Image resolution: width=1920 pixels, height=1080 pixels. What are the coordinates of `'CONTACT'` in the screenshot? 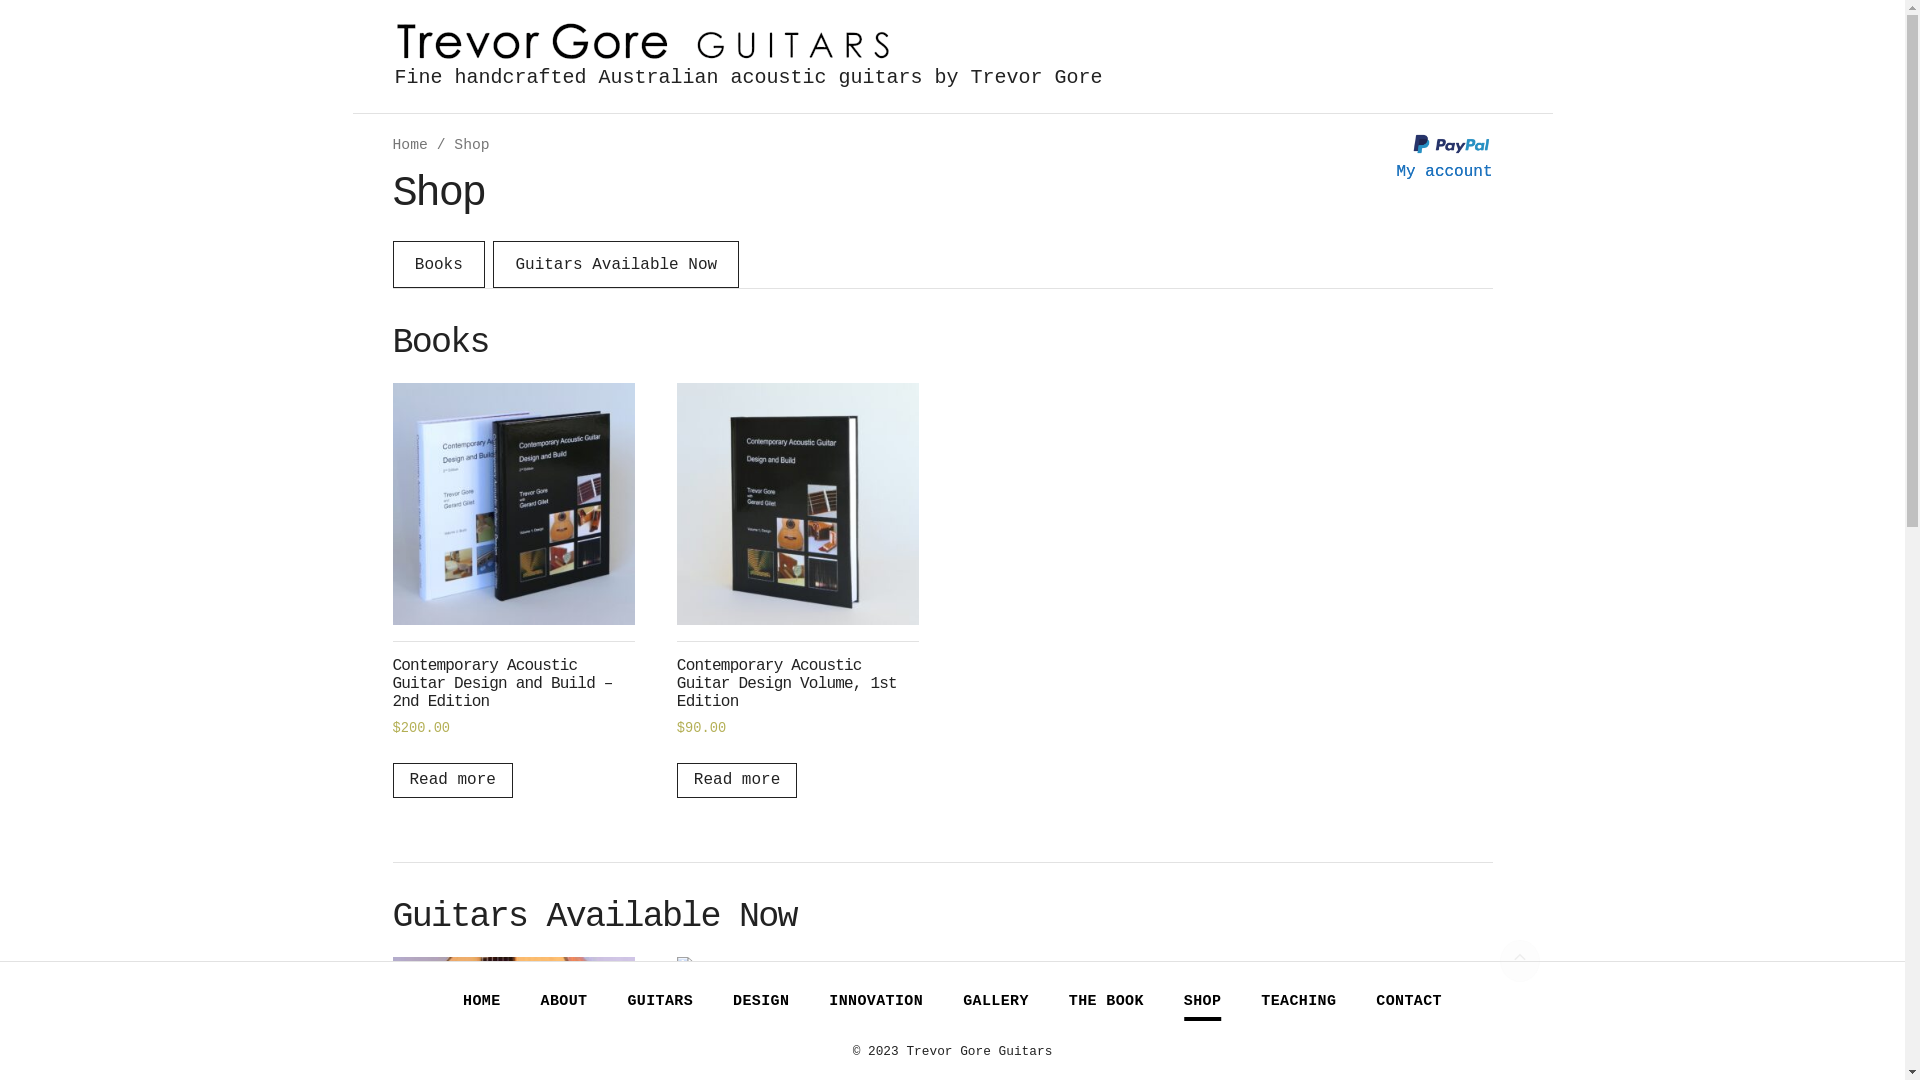 It's located at (1408, 1002).